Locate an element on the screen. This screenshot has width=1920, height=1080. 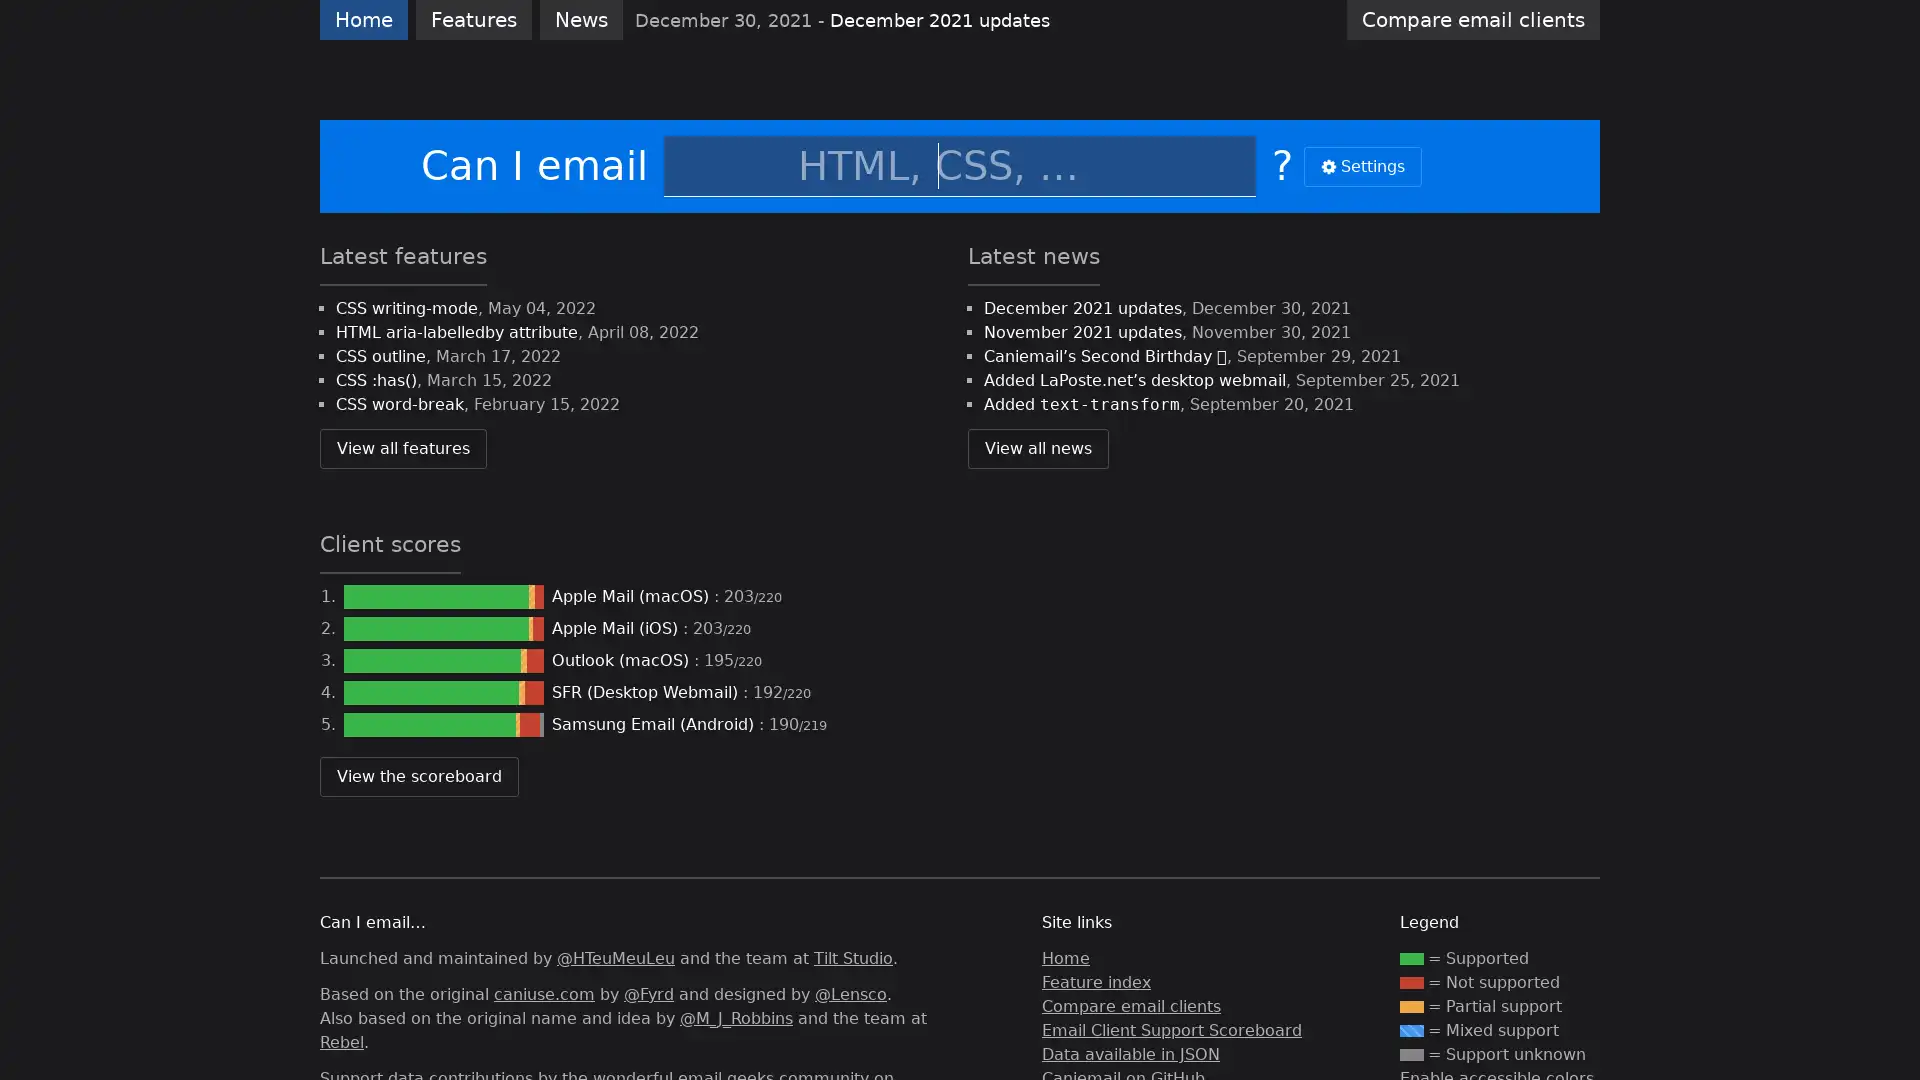
Settings is located at coordinates (1362, 164).